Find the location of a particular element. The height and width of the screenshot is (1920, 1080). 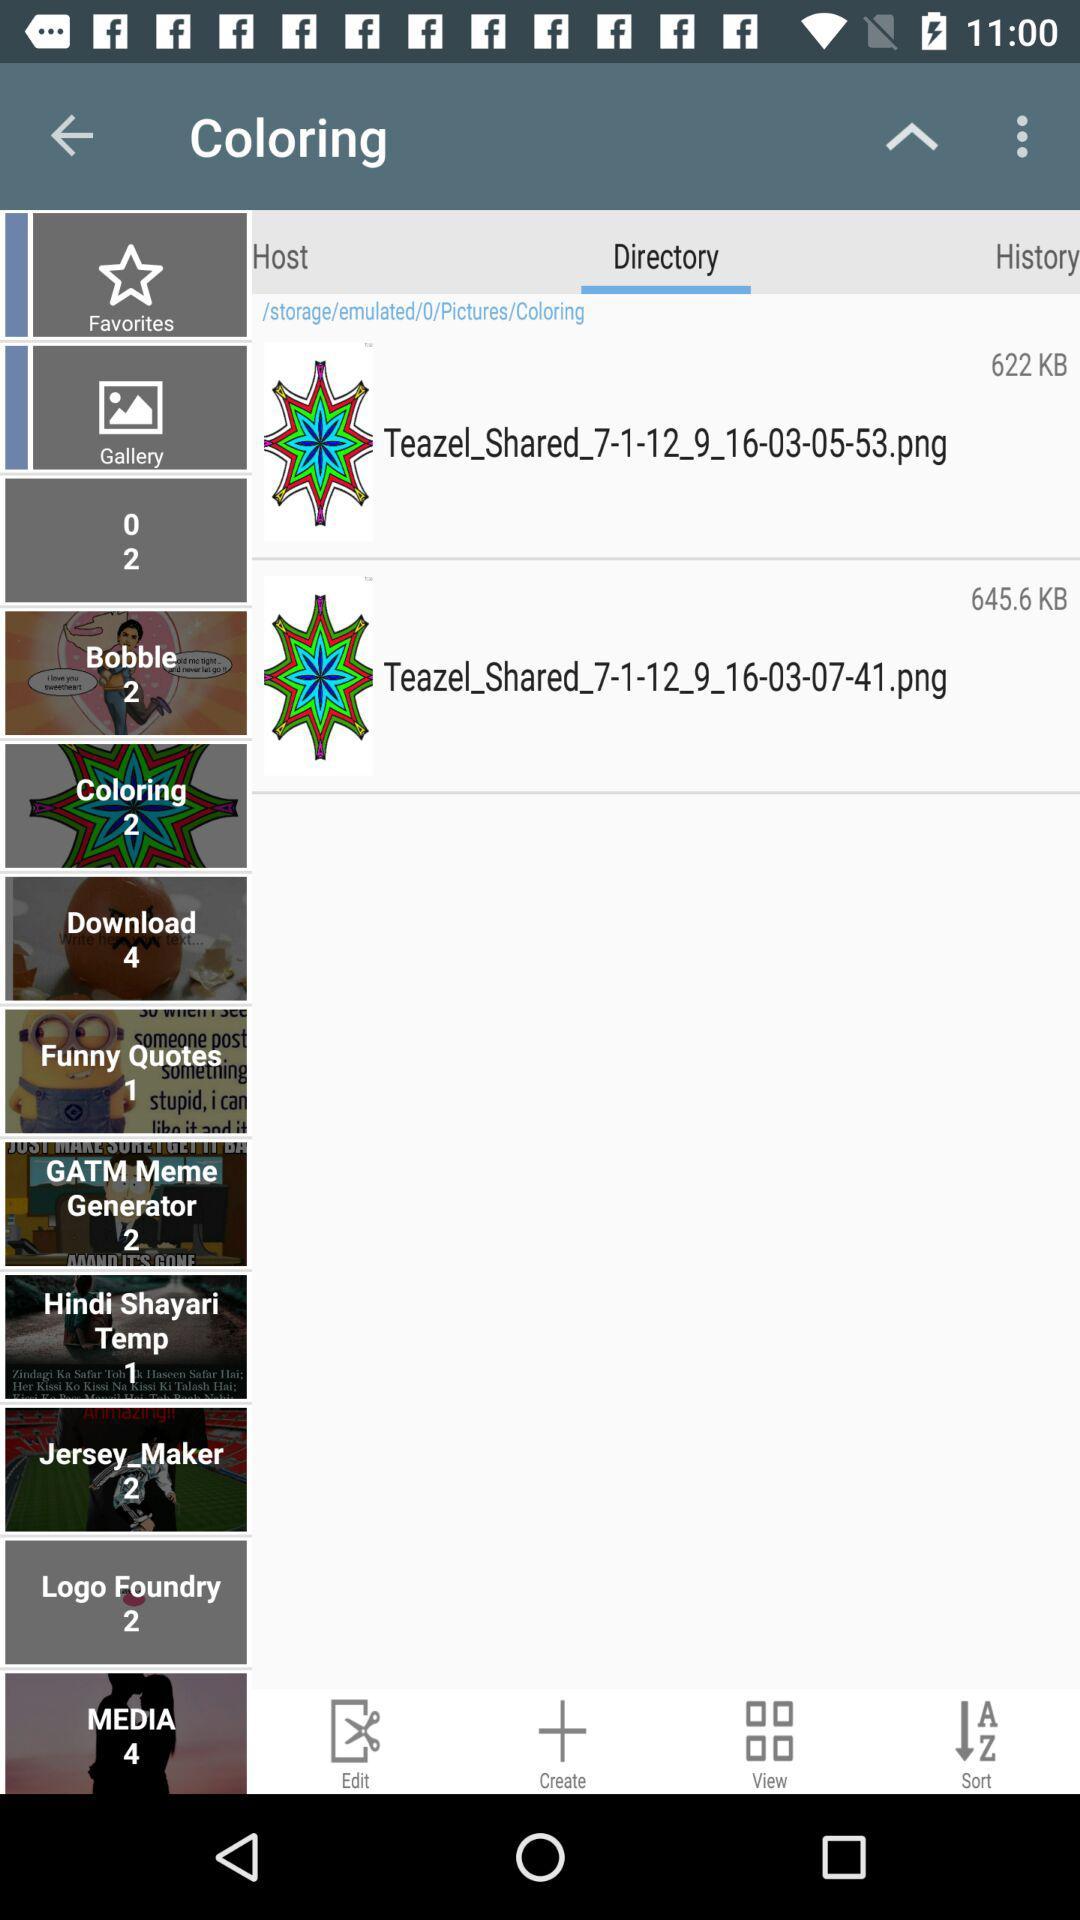

the 0 is located at coordinates (128, 540).